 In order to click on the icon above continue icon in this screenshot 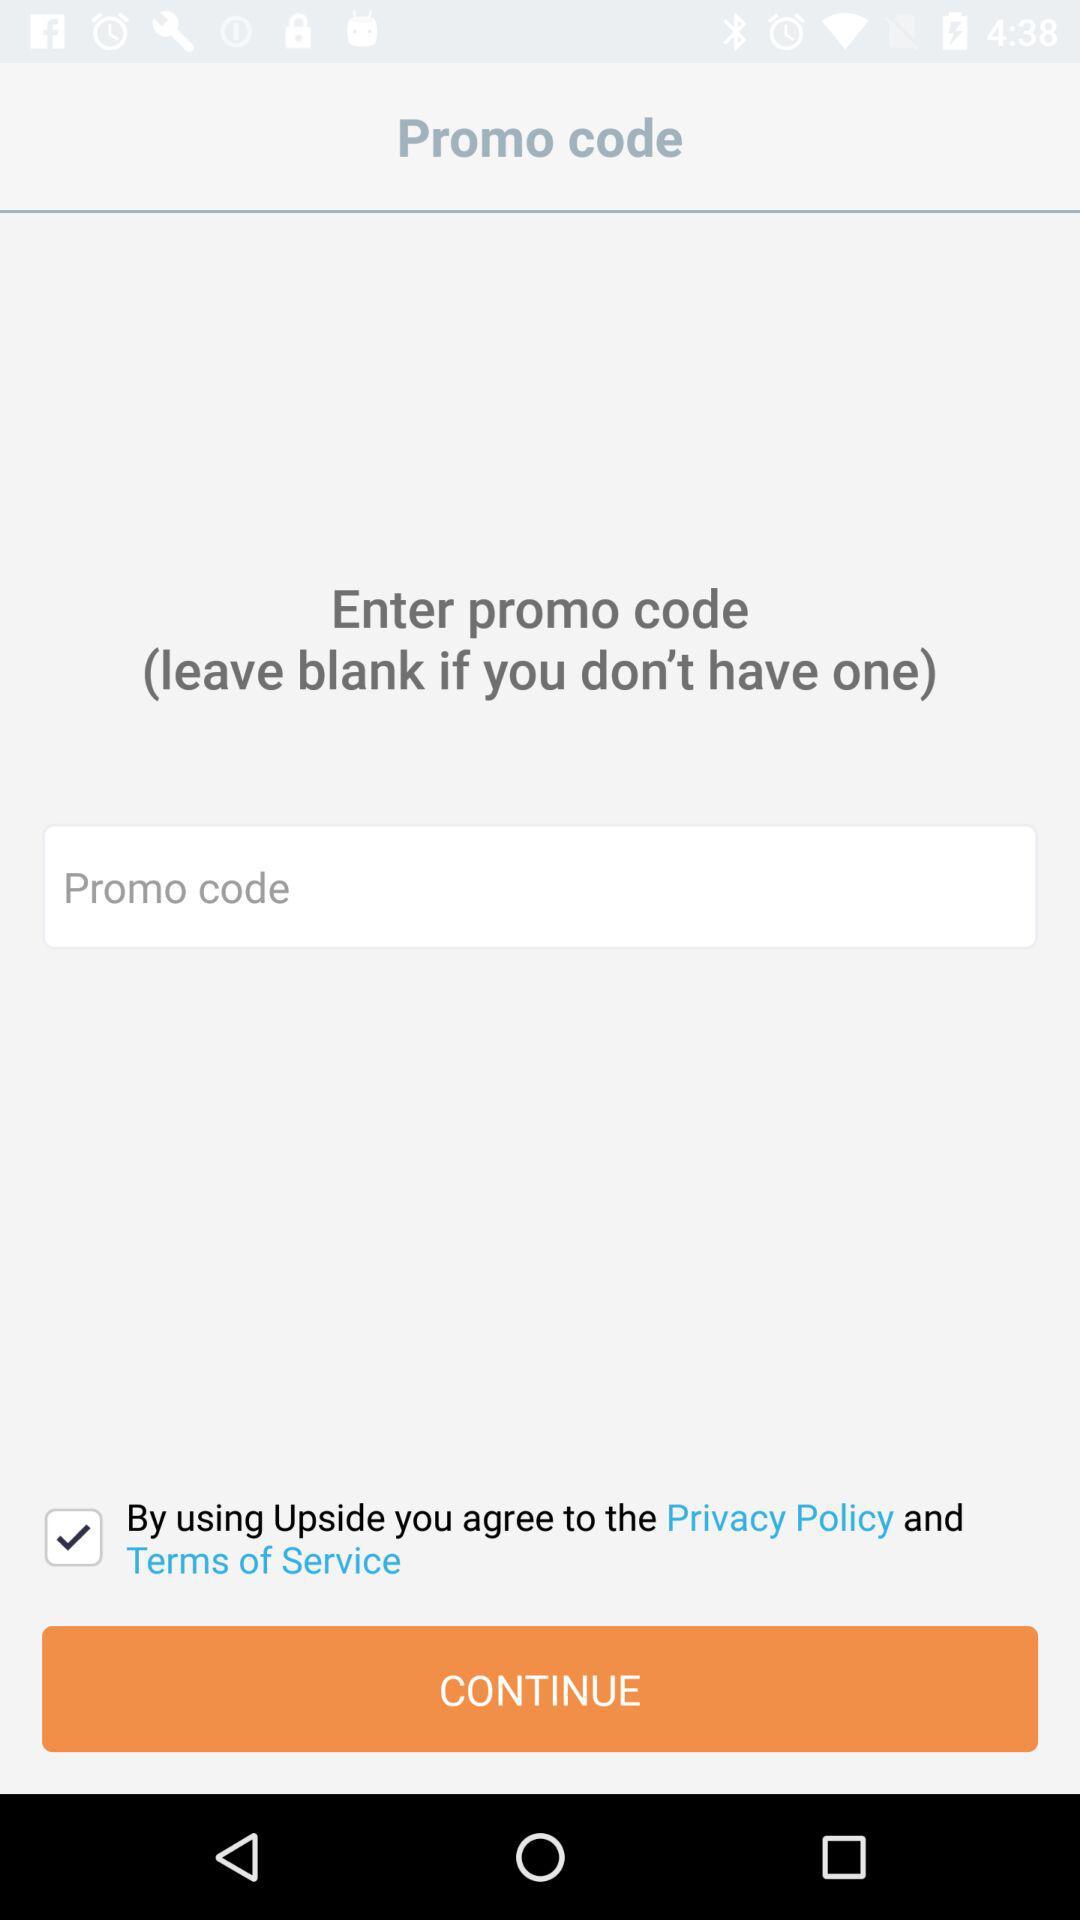, I will do `click(72, 1536)`.